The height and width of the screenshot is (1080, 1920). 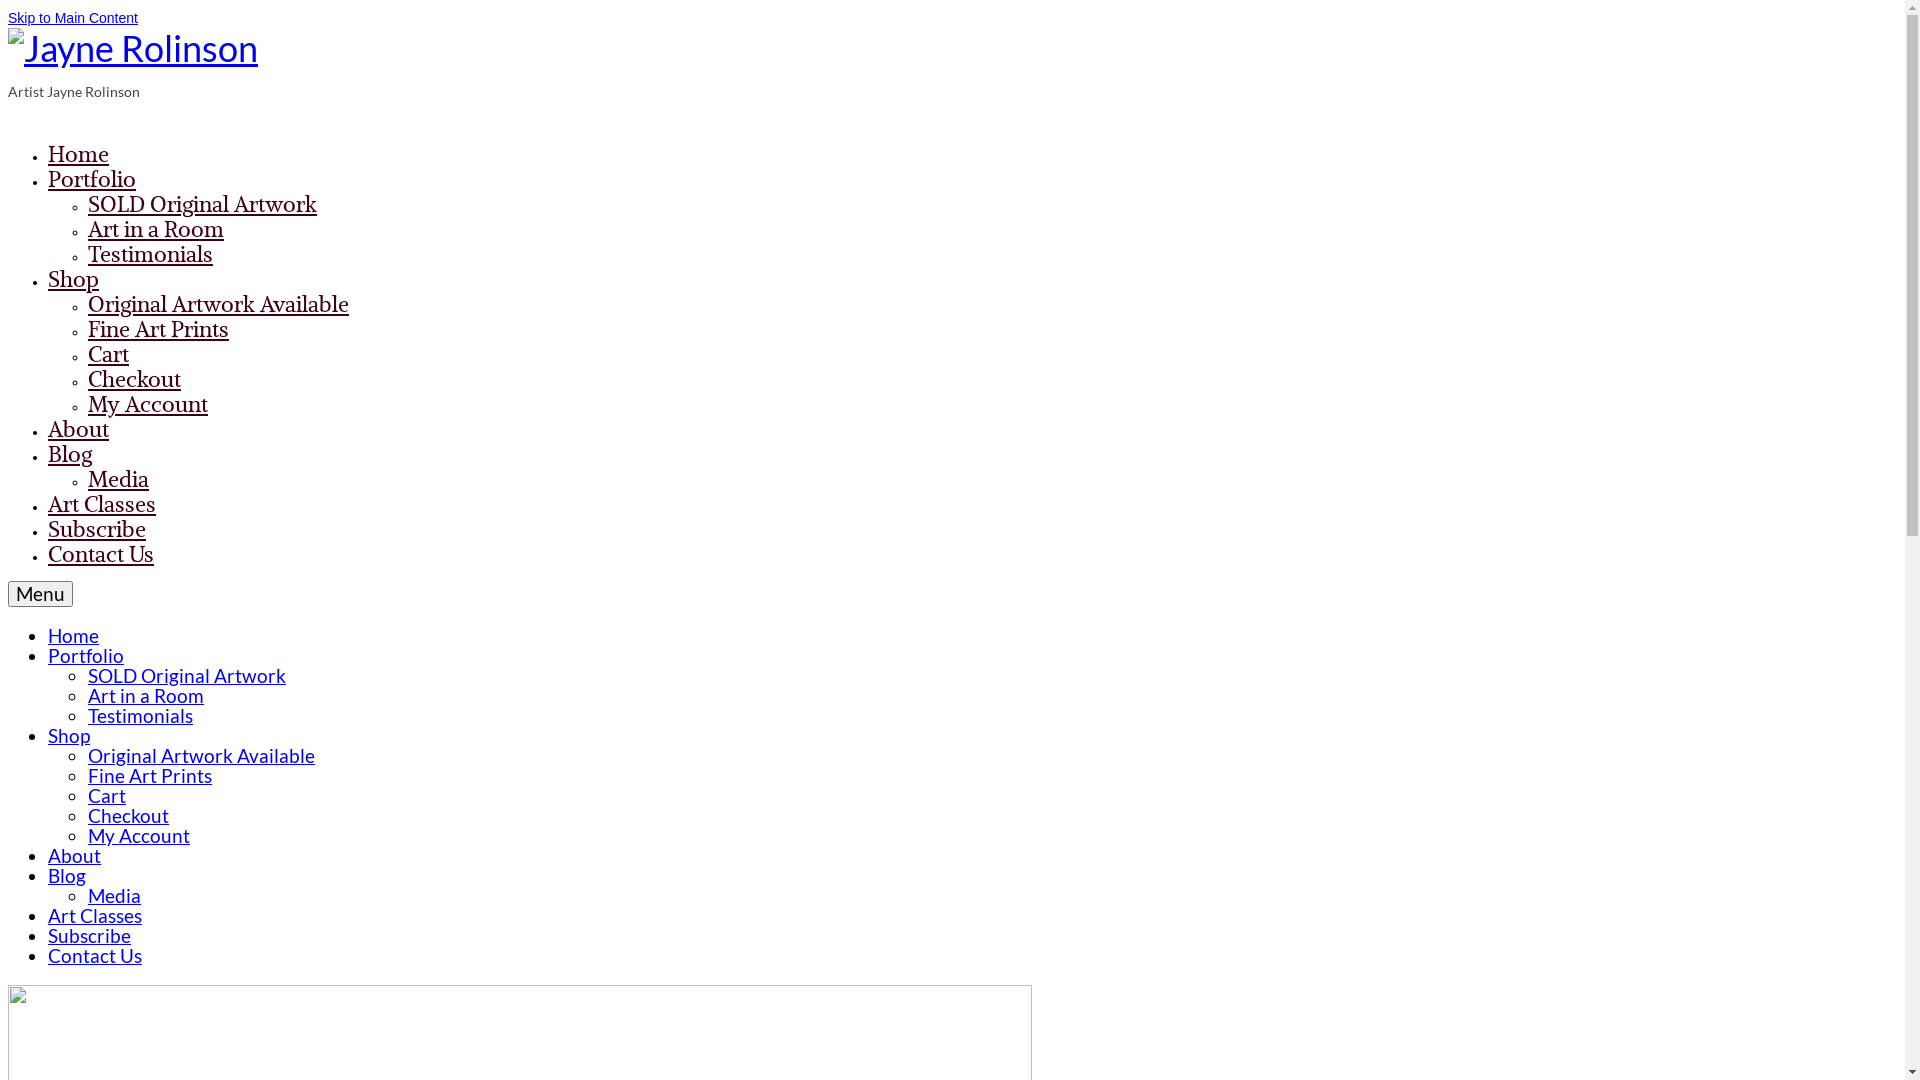 I want to click on 'Portfolio', so click(x=90, y=177).